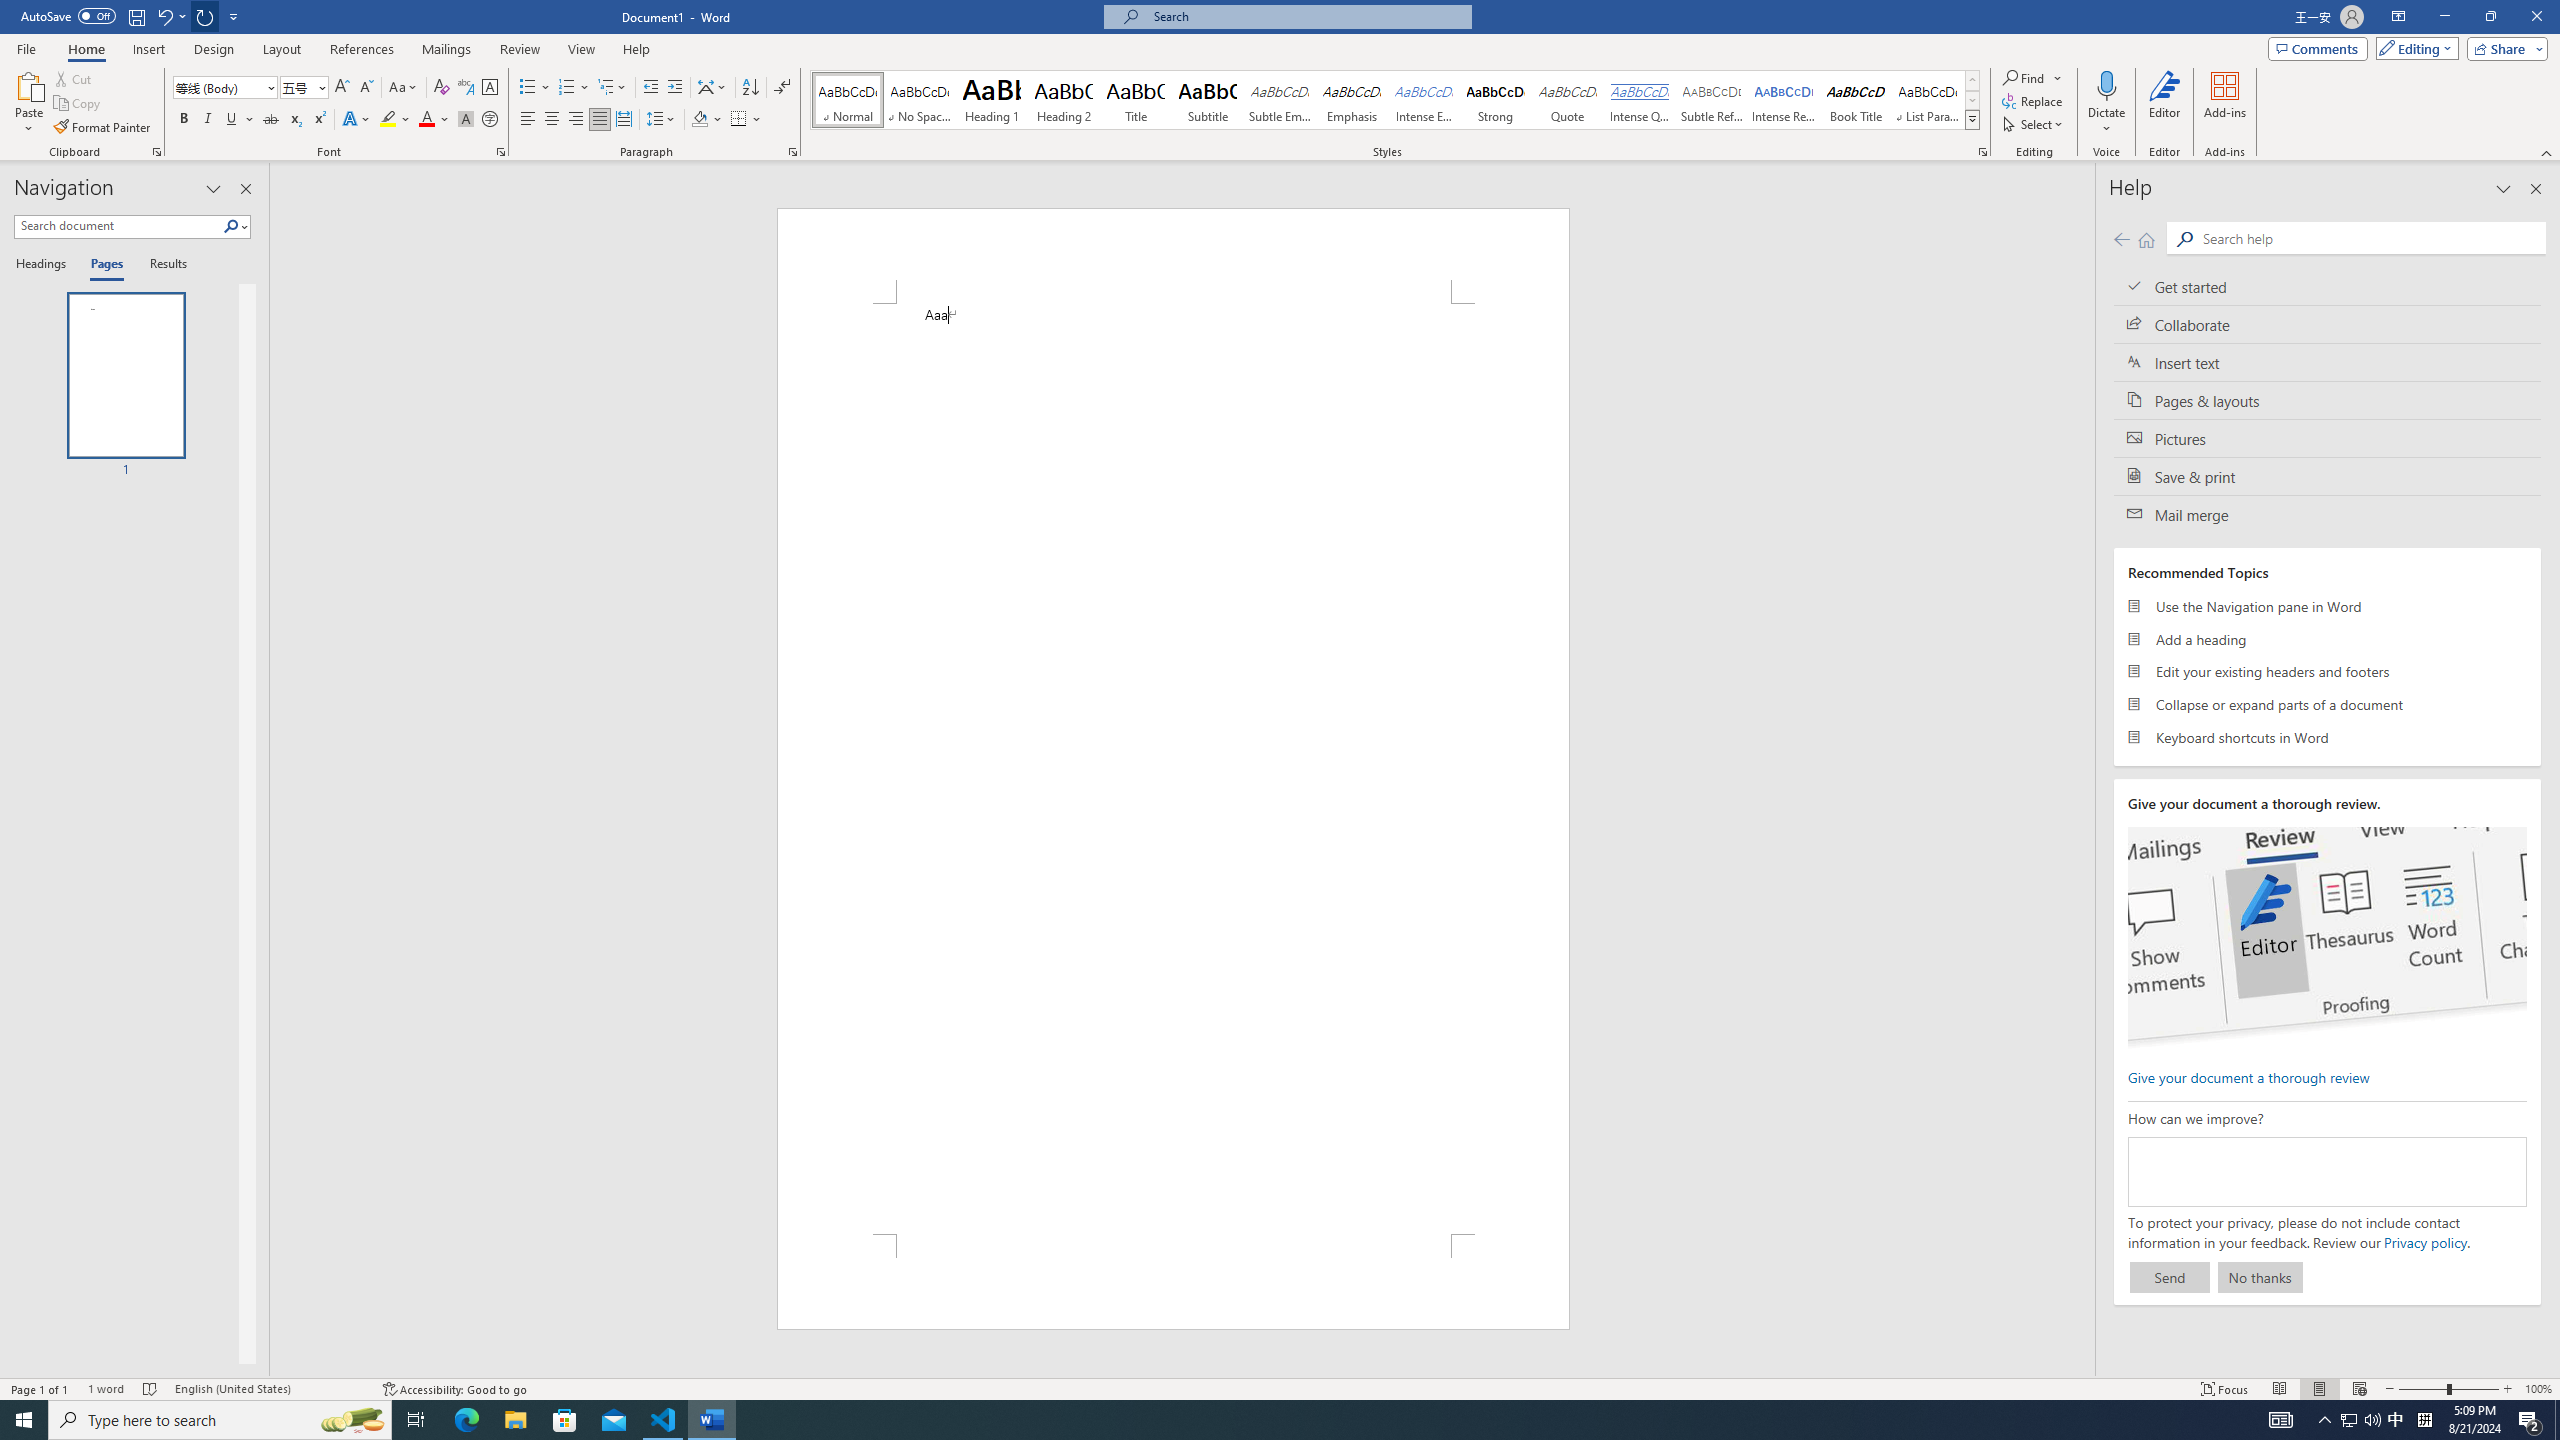  I want to click on 'Borders', so click(737, 118).